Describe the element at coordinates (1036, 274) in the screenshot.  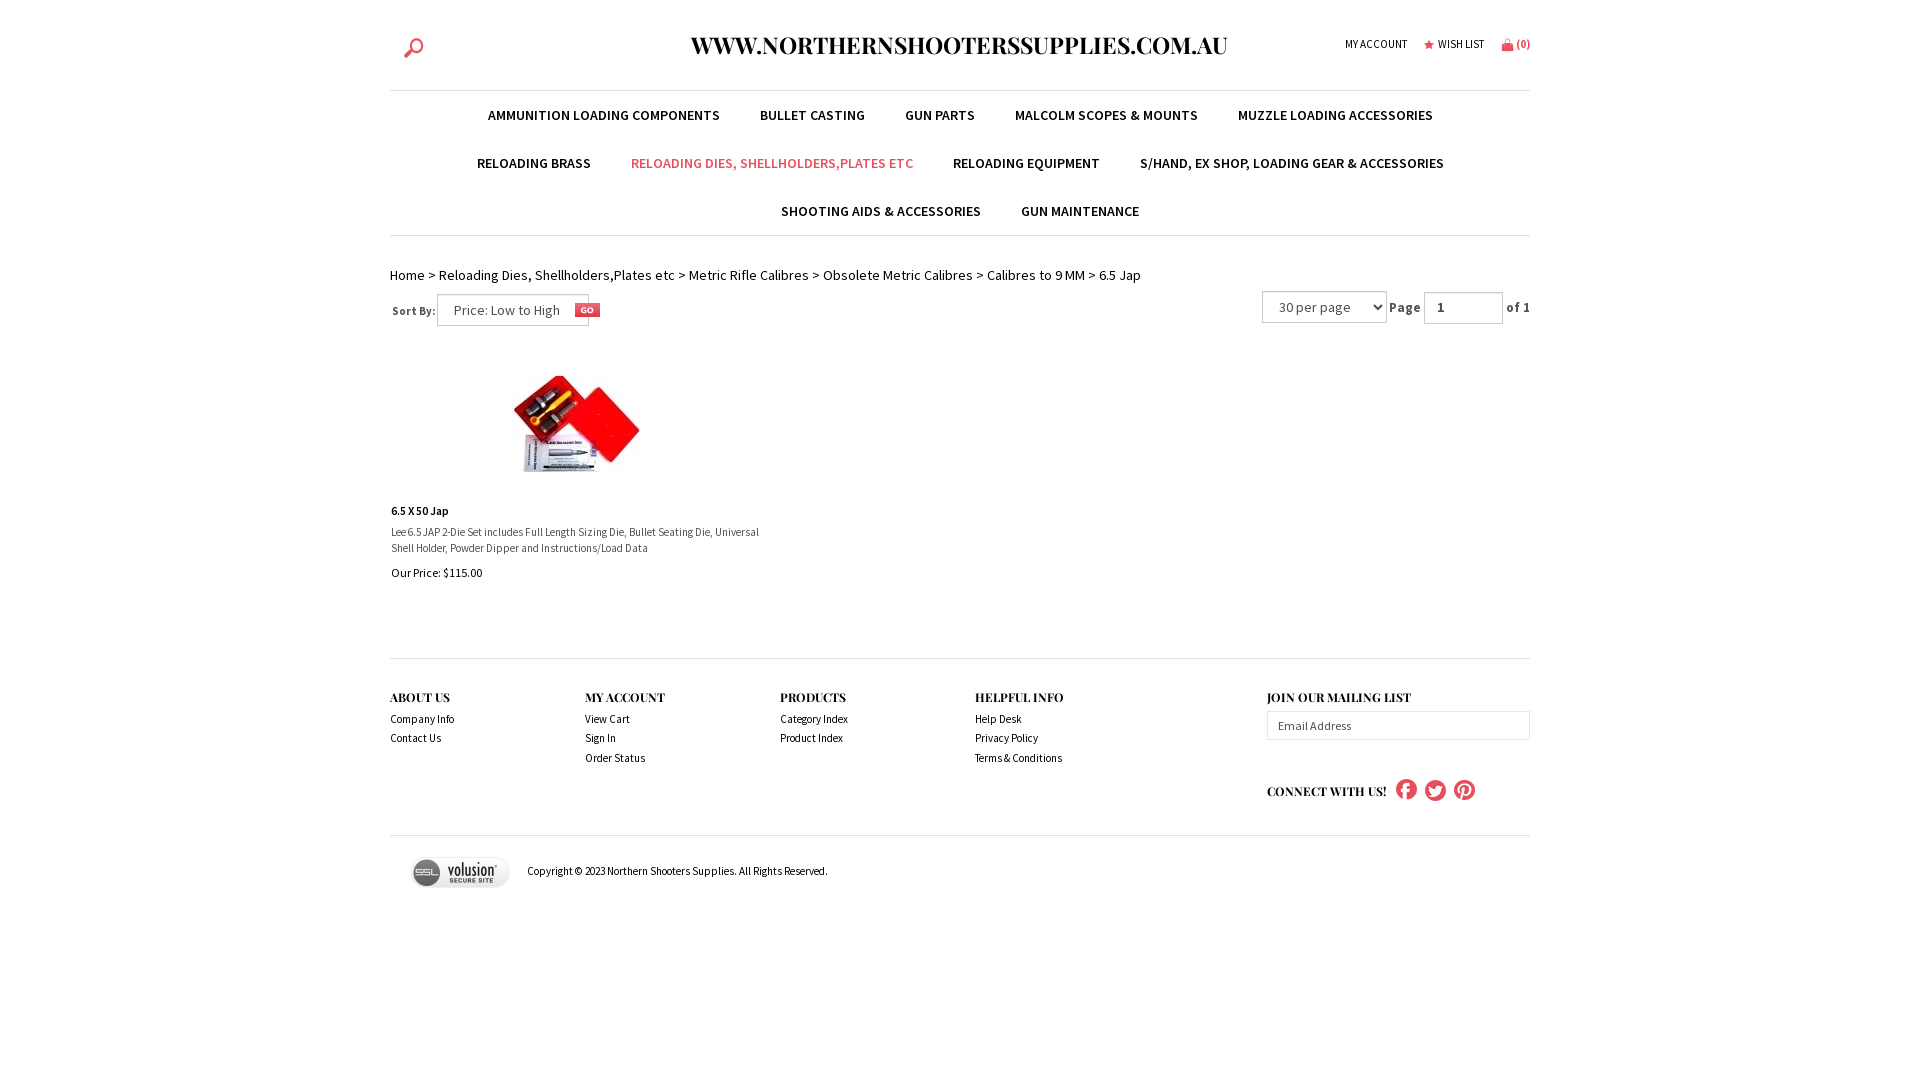
I see `'Calibres to 9 MM'` at that location.